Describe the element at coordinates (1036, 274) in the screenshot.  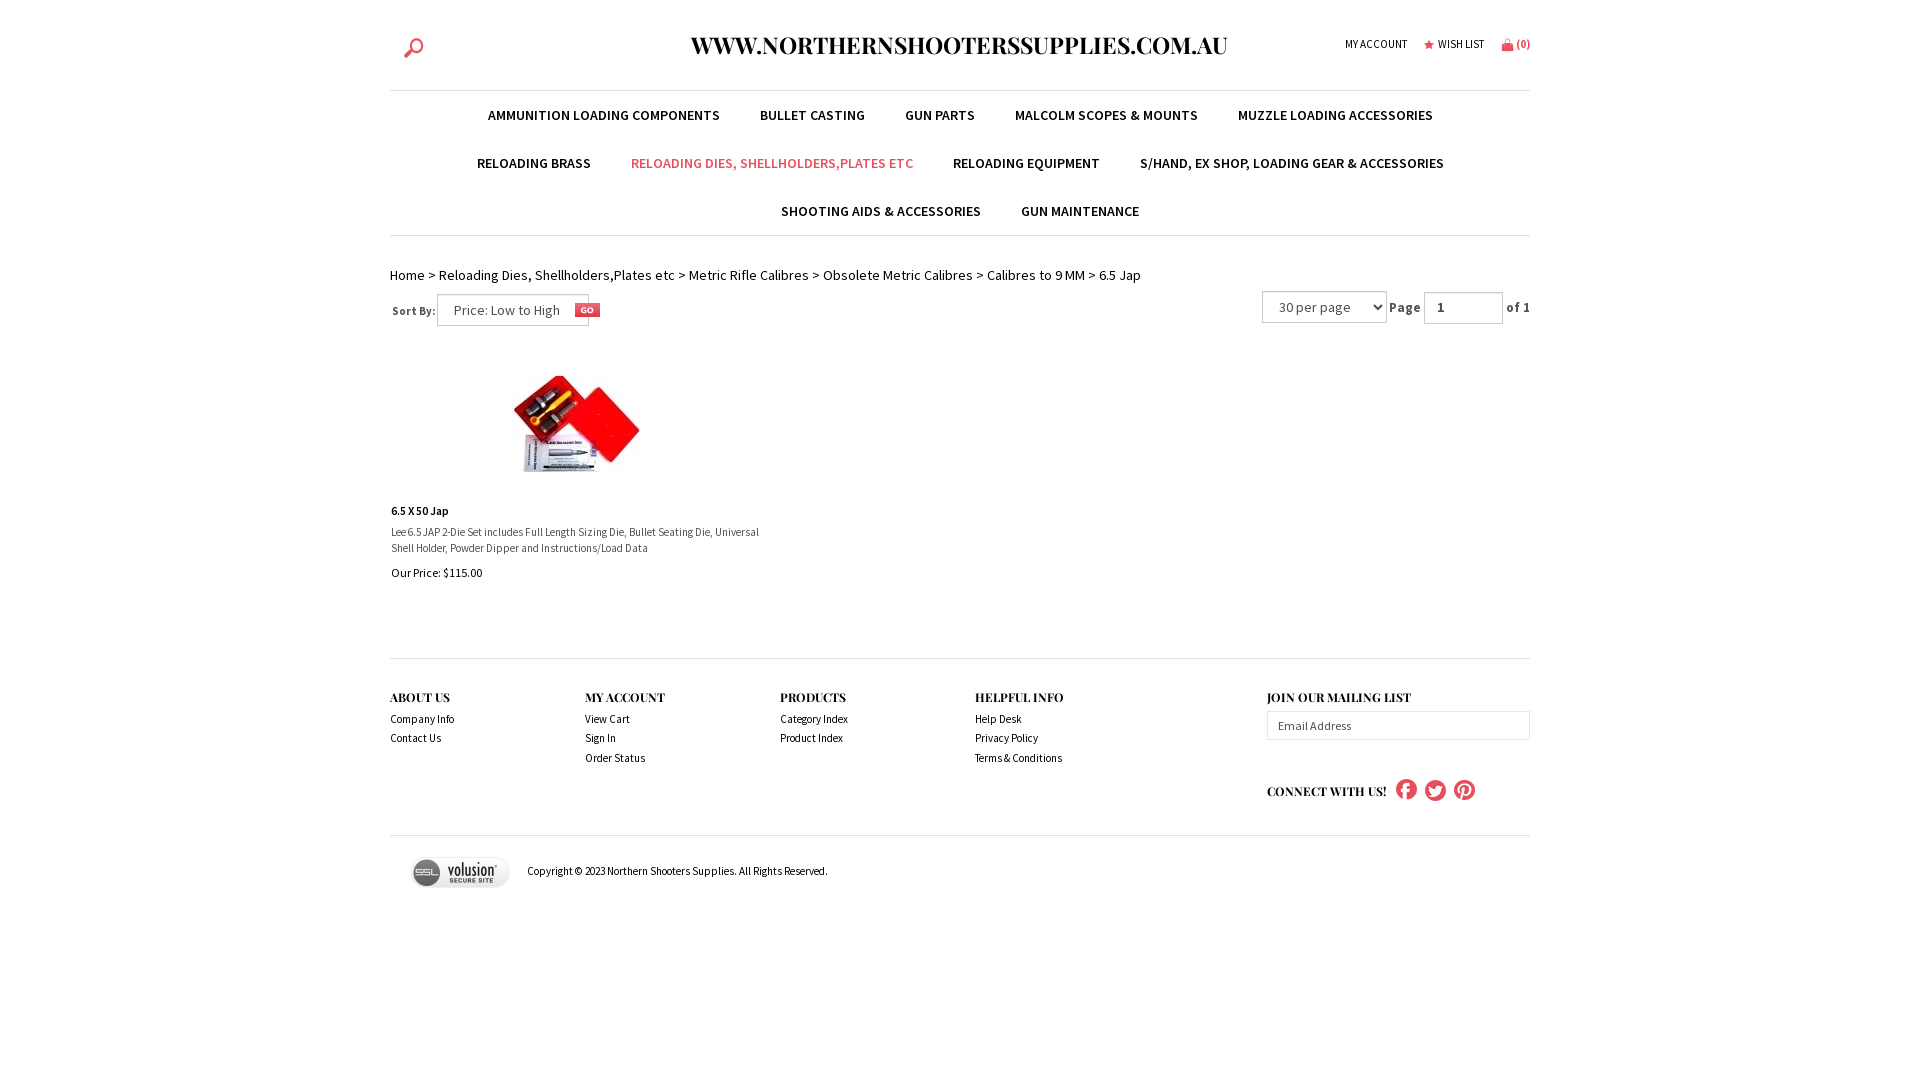
I see `'Calibres to 9 MM'` at that location.